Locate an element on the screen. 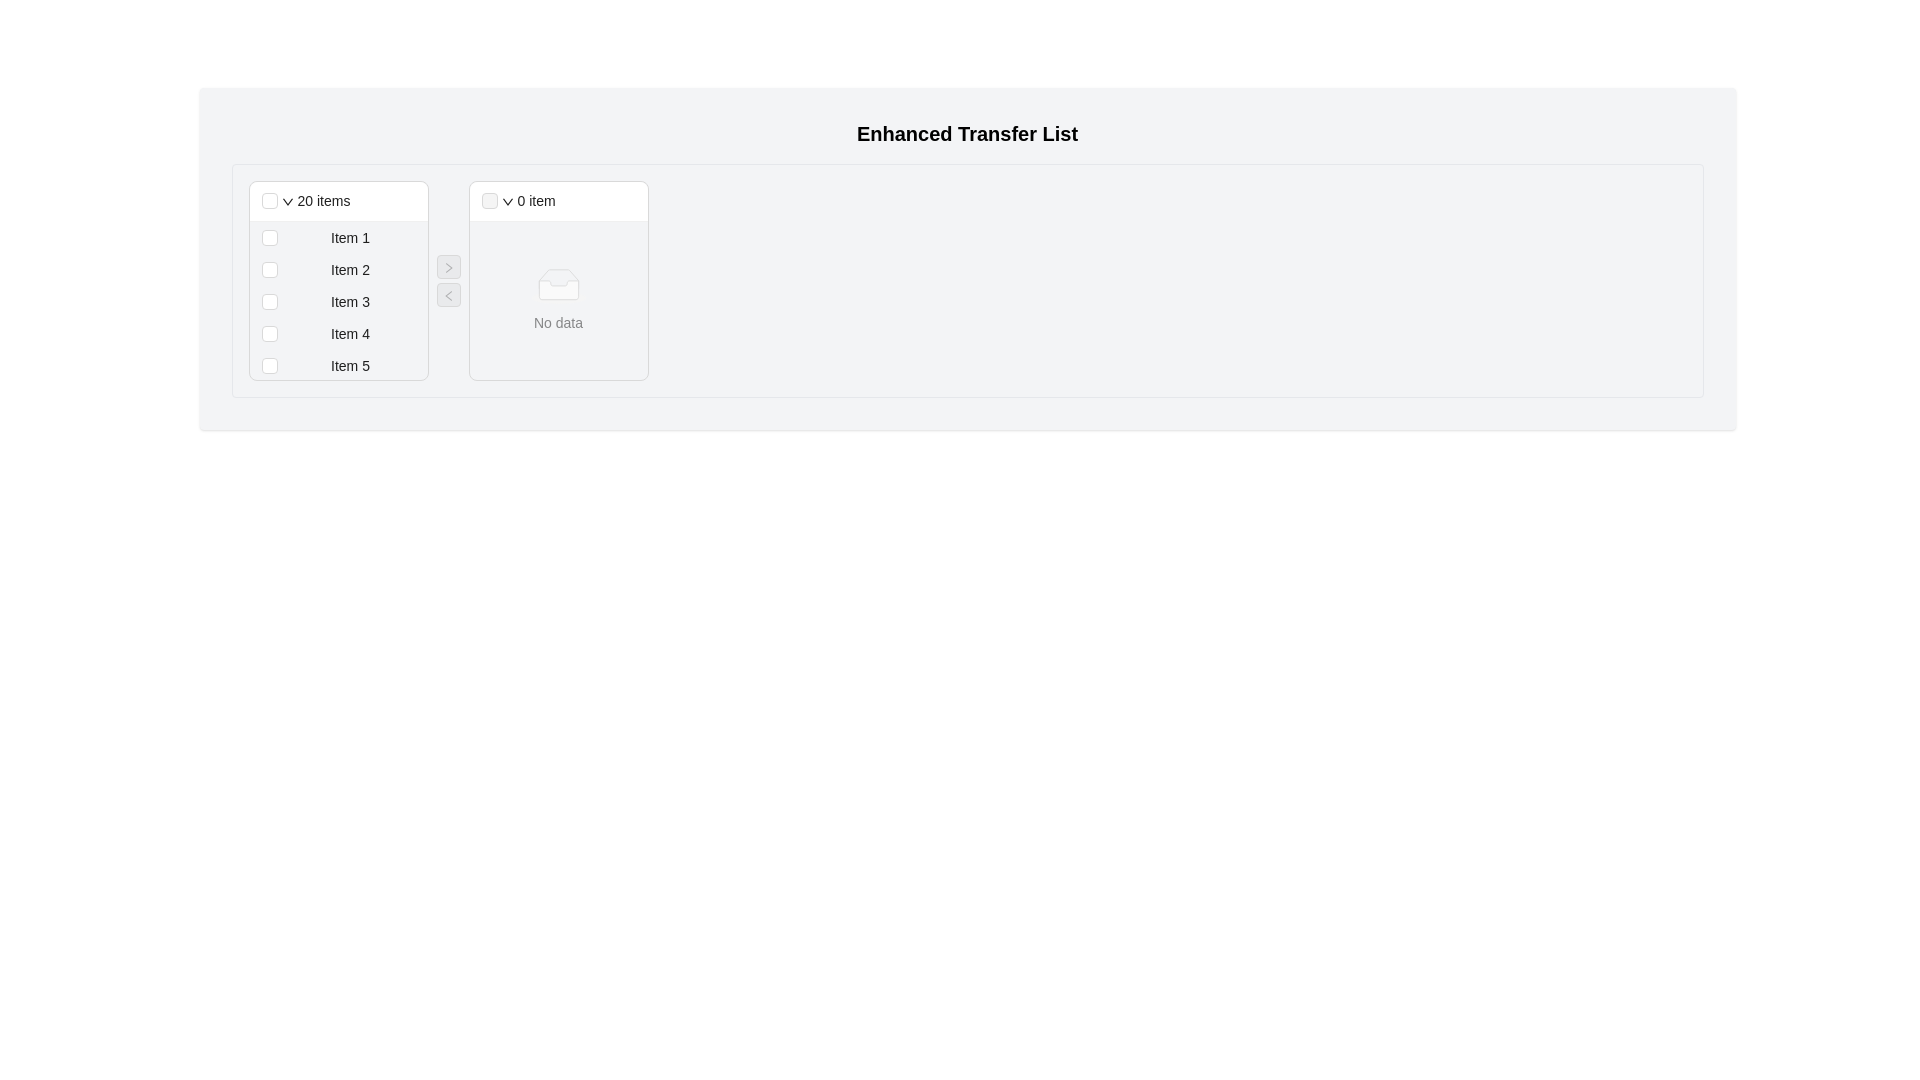 The height and width of the screenshot is (1080, 1920). the text label located in the left panel beneath the '20 items' header, which is the first item in the vertical stack of the transfer list interface is located at coordinates (350, 237).